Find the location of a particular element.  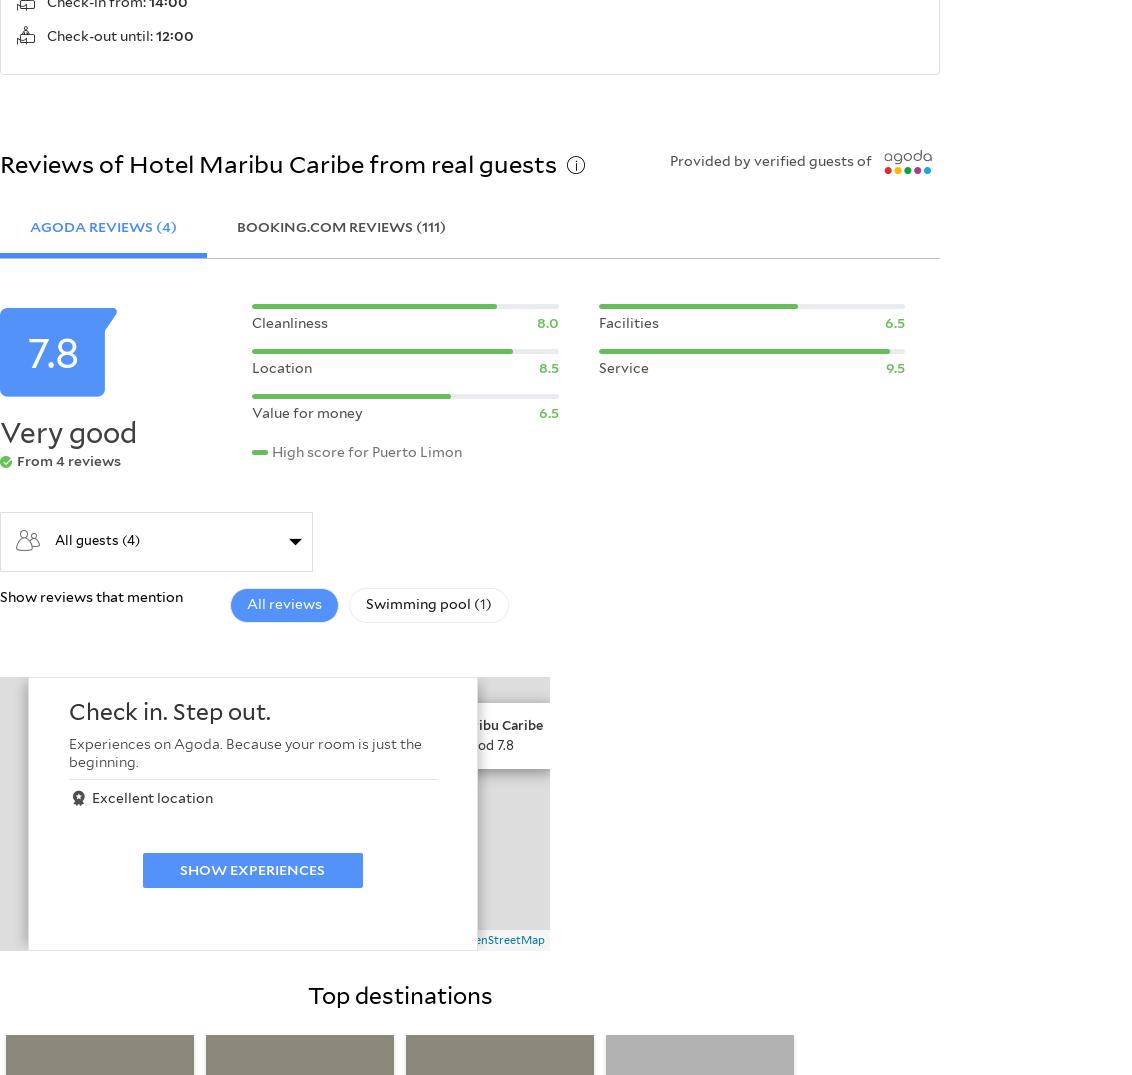

'Very good' is located at coordinates (0, 432).